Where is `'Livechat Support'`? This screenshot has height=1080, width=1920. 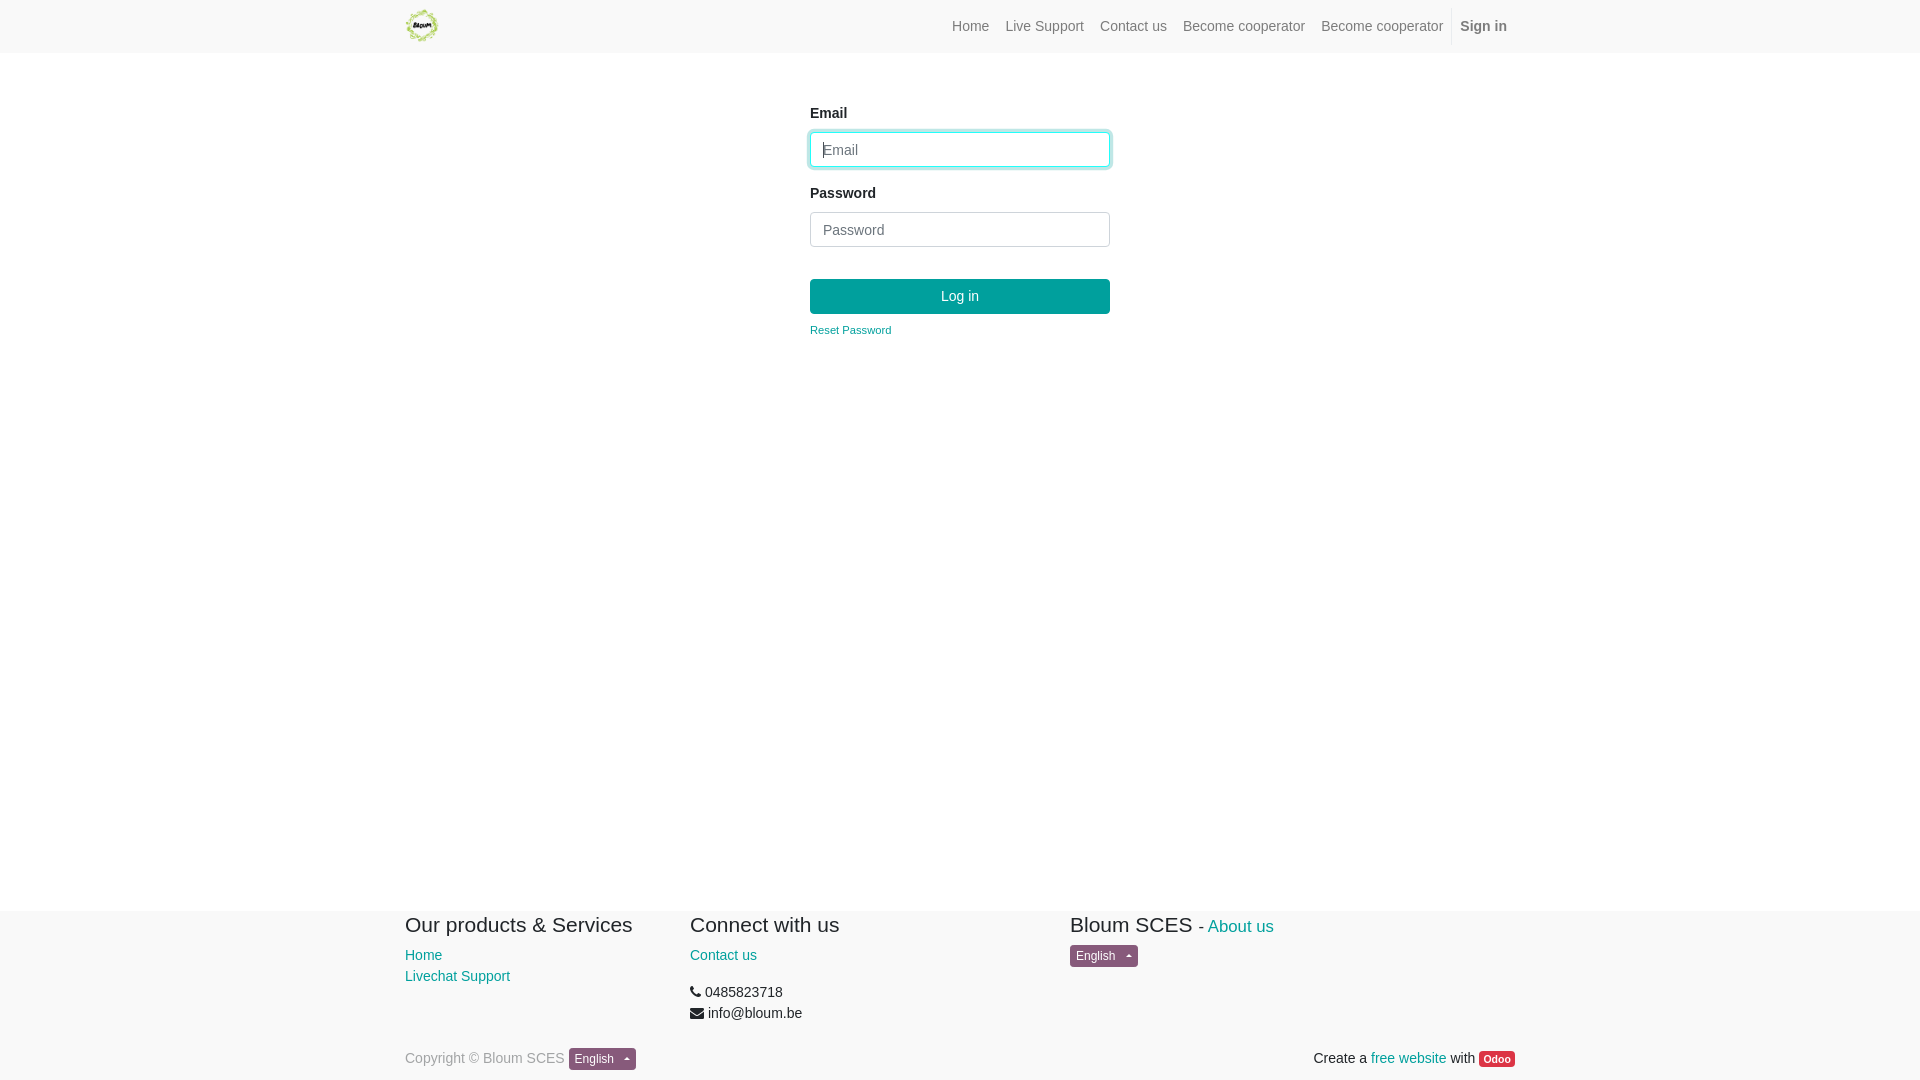 'Livechat Support' is located at coordinates (456, 974).